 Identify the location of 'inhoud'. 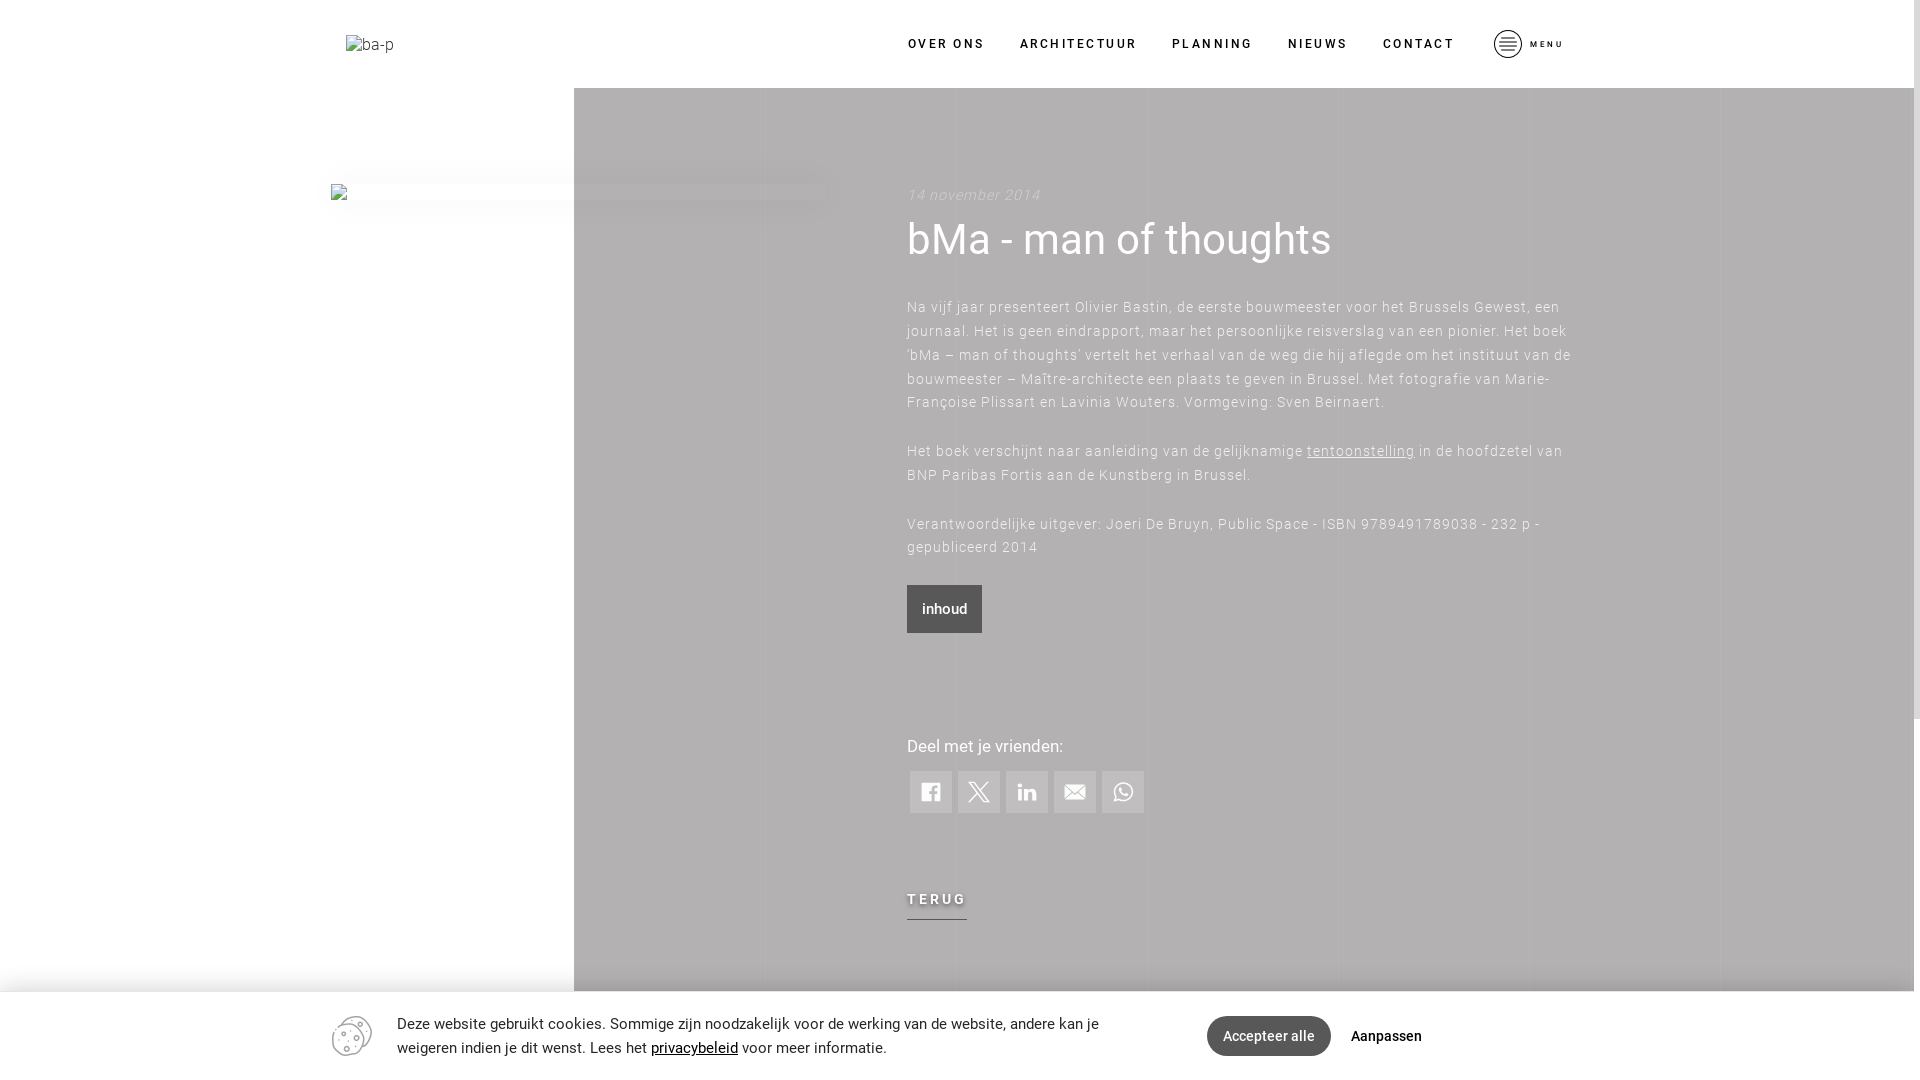
(943, 608).